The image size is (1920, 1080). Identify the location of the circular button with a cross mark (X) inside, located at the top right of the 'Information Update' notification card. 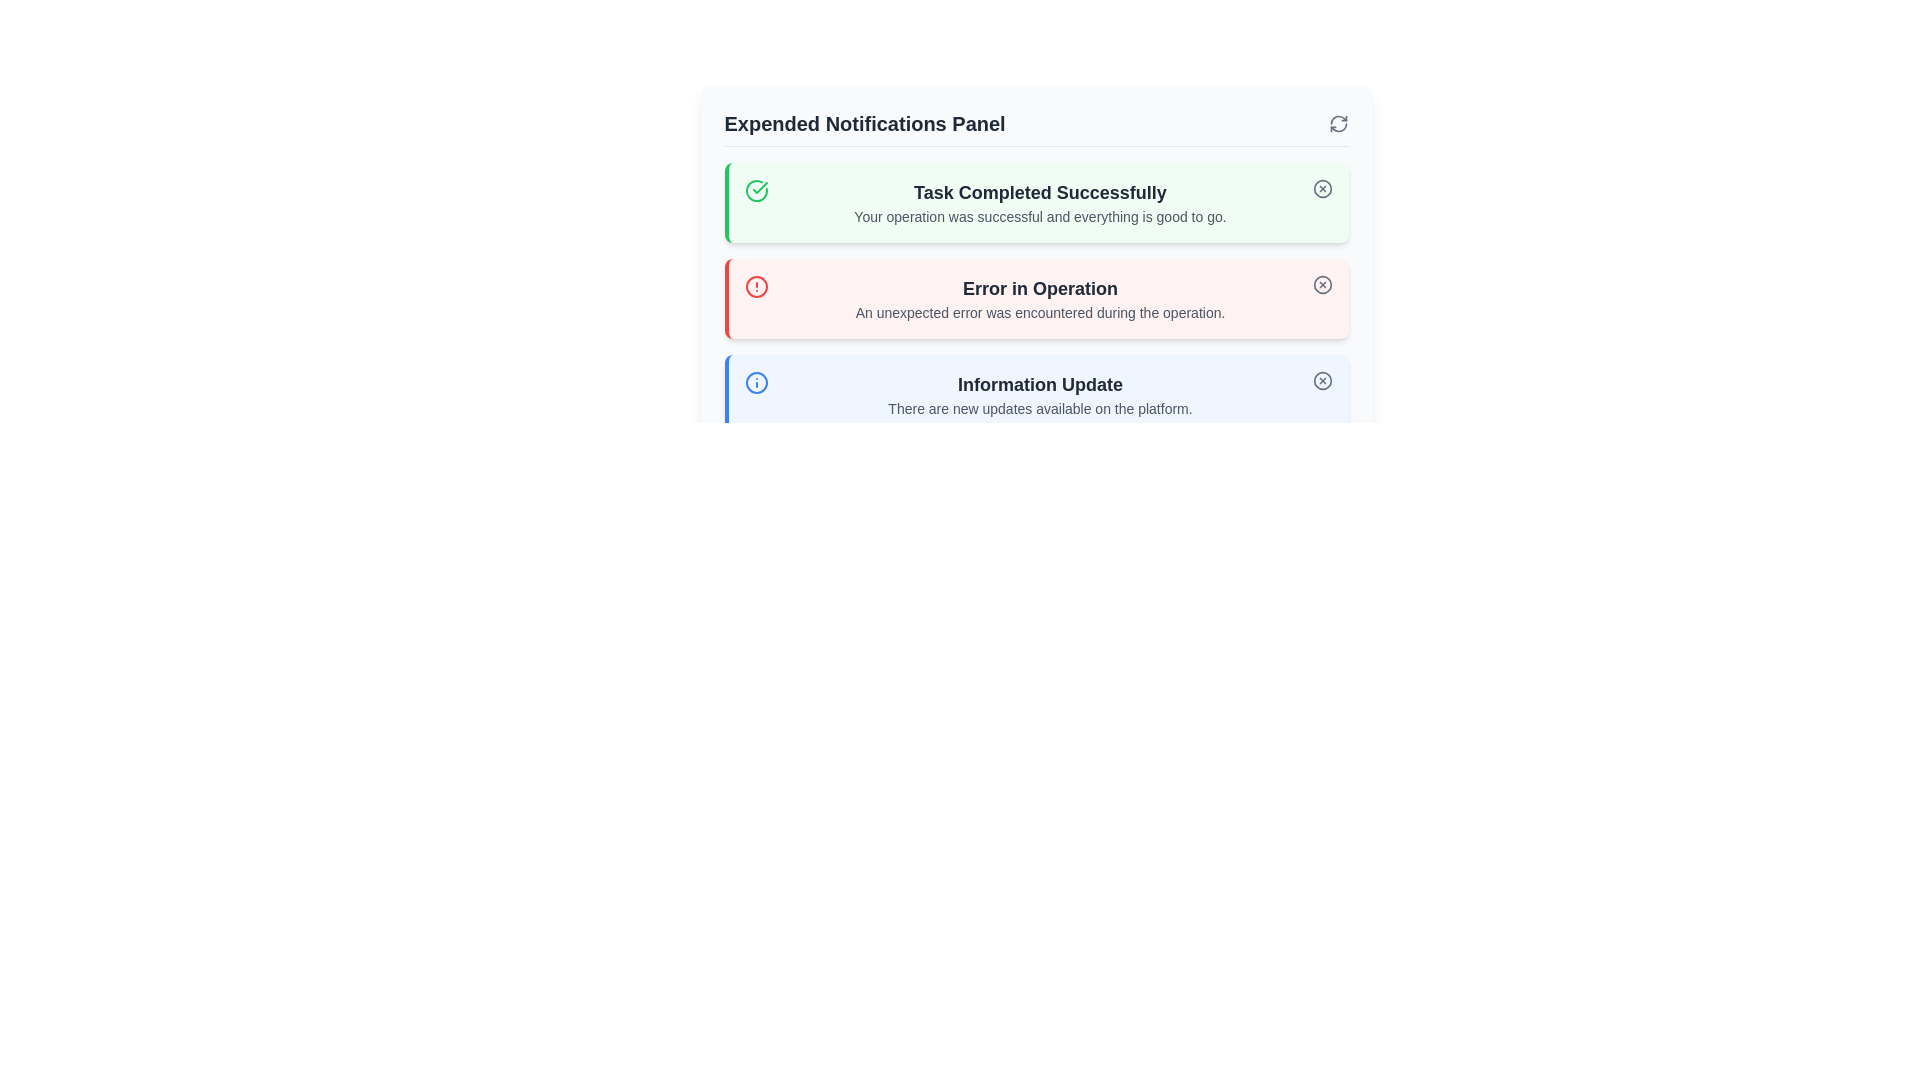
(1322, 381).